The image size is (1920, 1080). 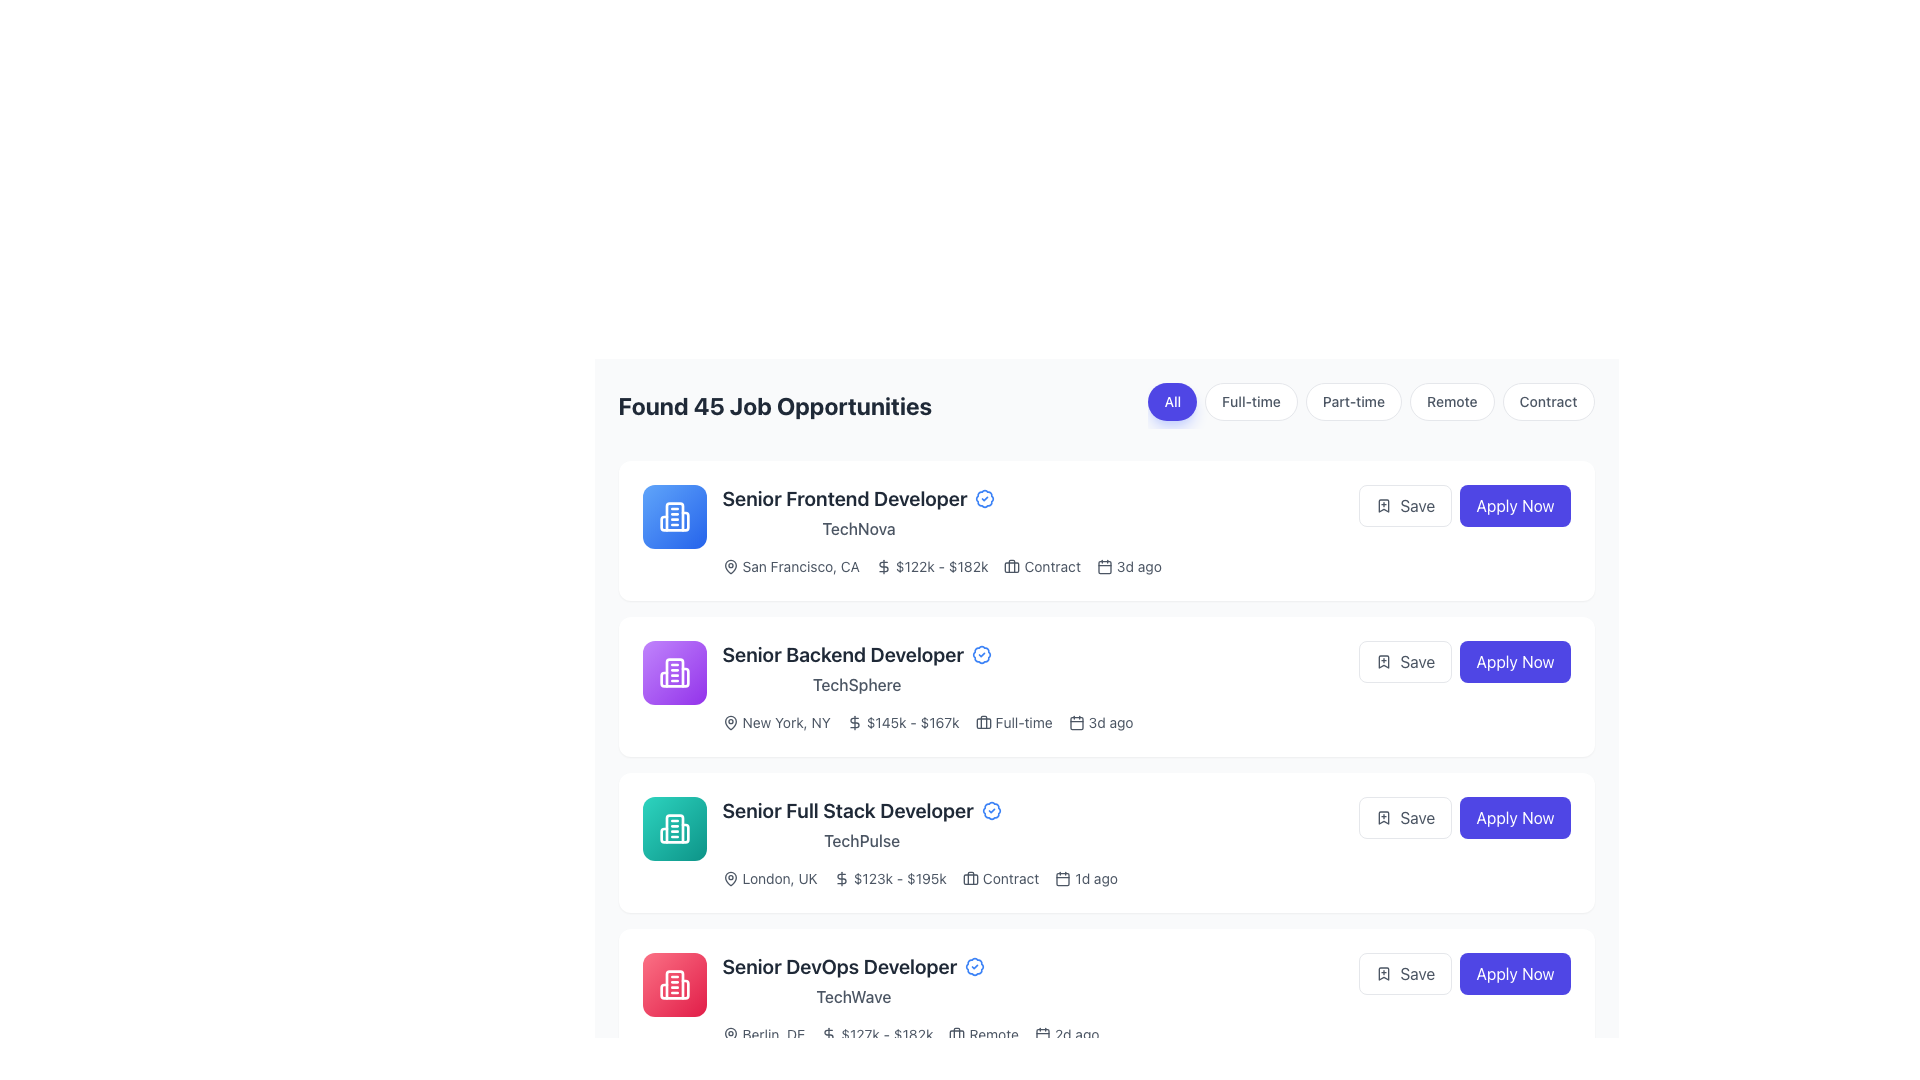 What do you see at coordinates (902, 722) in the screenshot?
I see `salary range label for the job opening of 'Senior Backend Developer' at 'TechSphere', located under the location information 'New York, NY'` at bounding box center [902, 722].